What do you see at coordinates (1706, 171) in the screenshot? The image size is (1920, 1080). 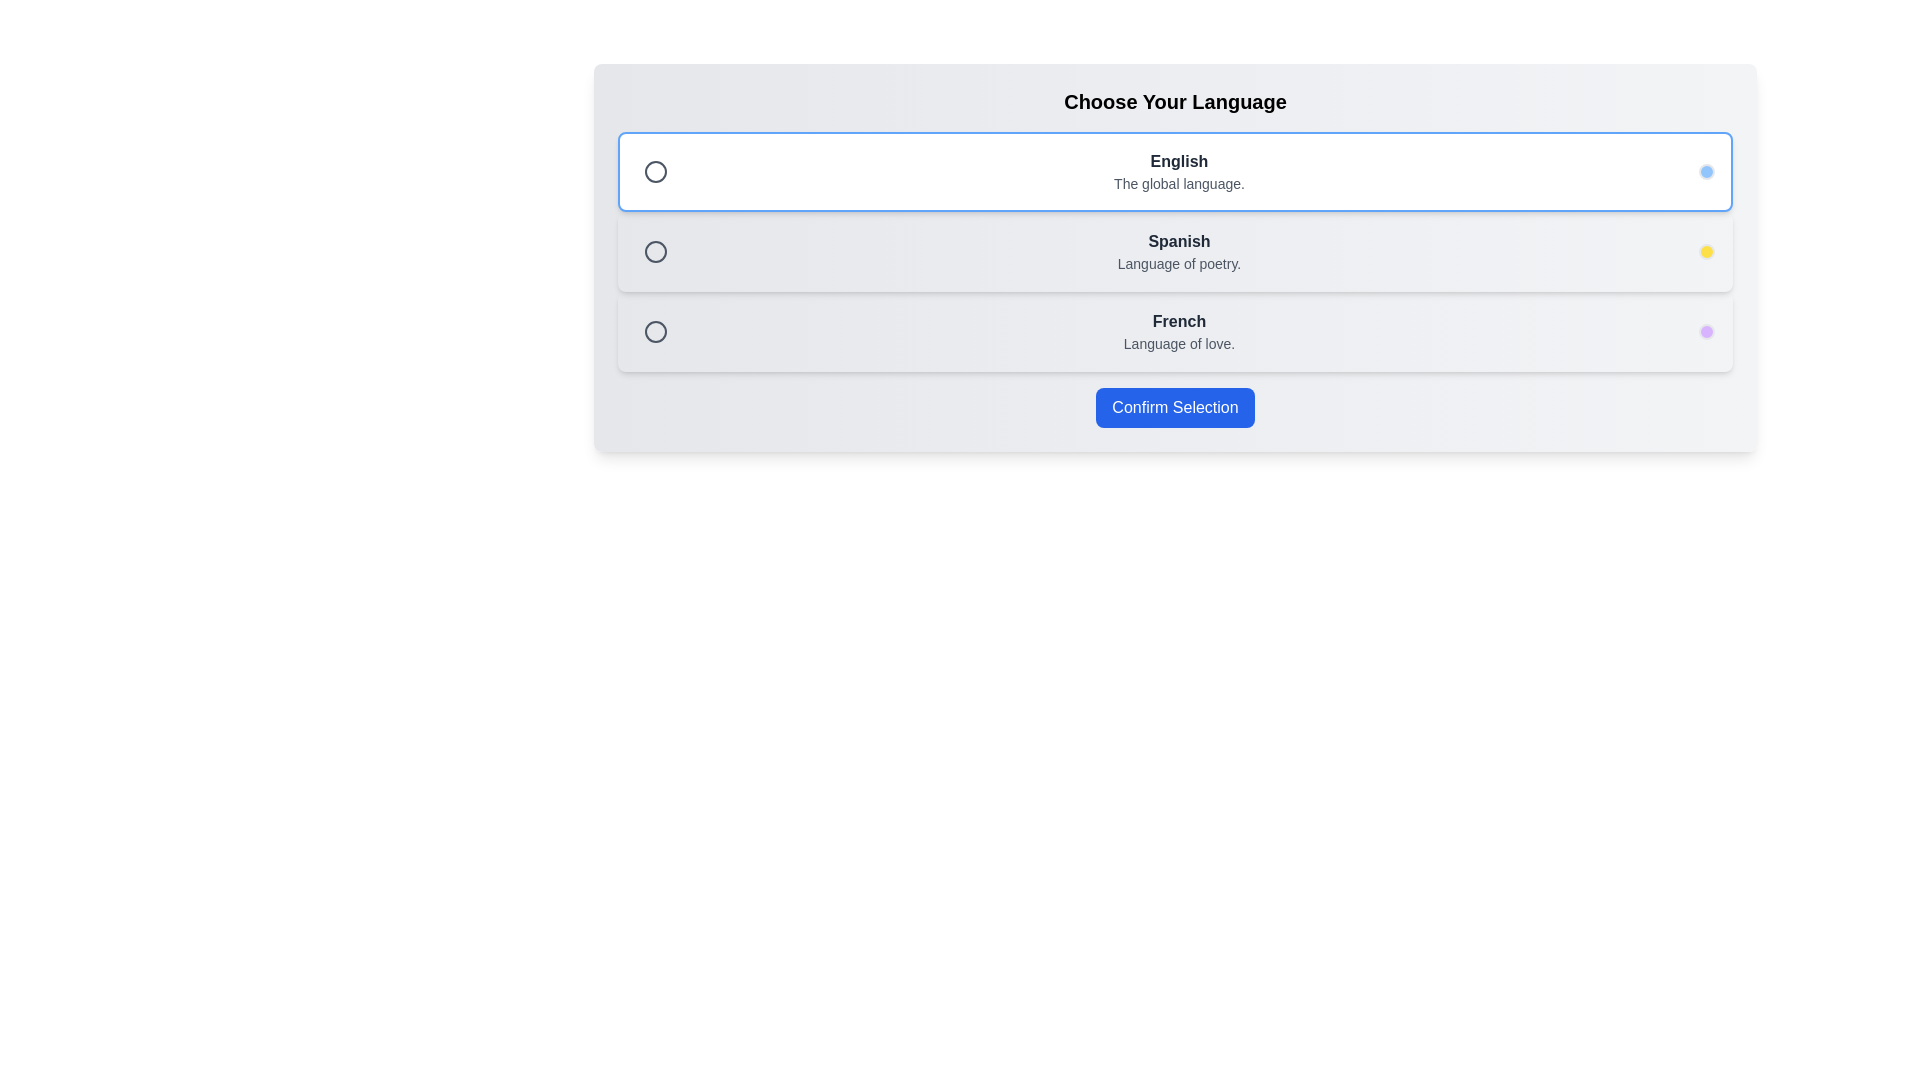 I see `the radio button` at bounding box center [1706, 171].